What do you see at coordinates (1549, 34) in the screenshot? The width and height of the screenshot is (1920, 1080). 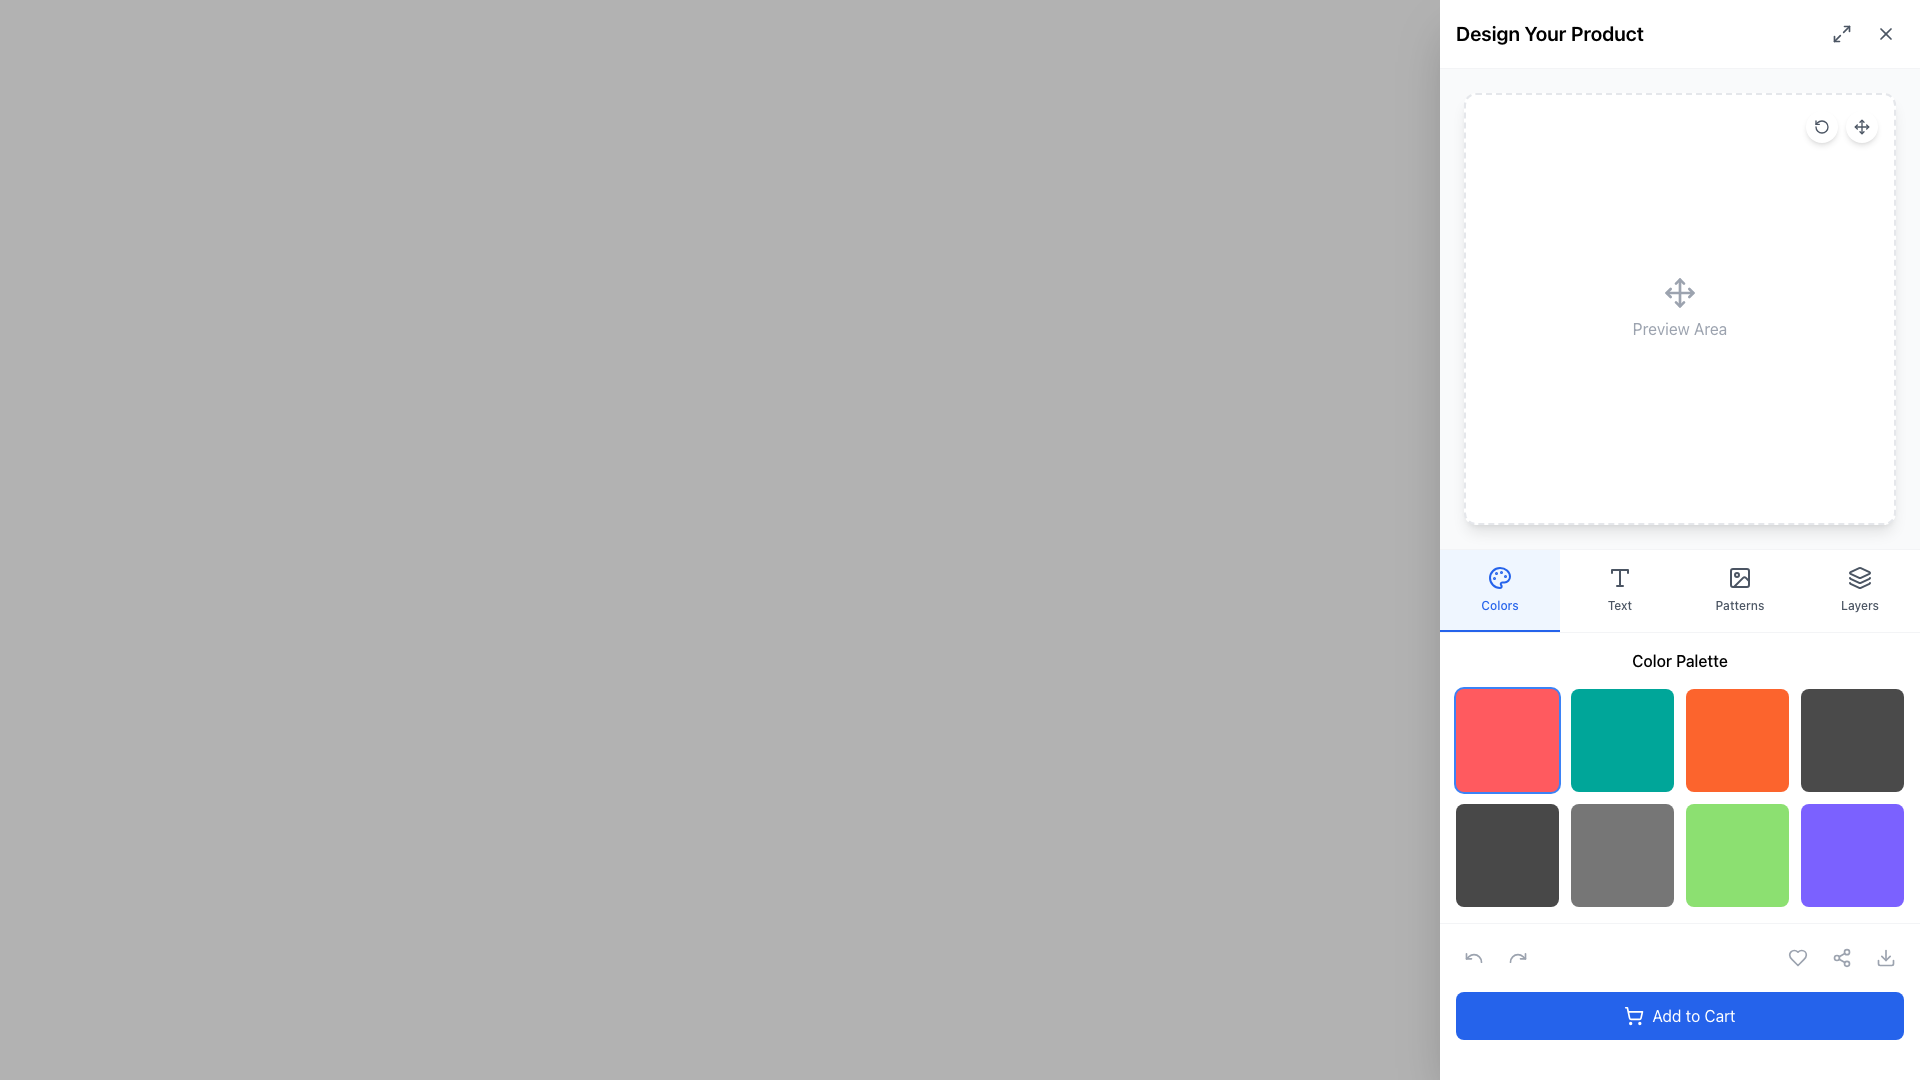 I see `the textual label 'Design Your Product' which is styled in a bold, large font and located at the top of the right-side panel` at bounding box center [1549, 34].